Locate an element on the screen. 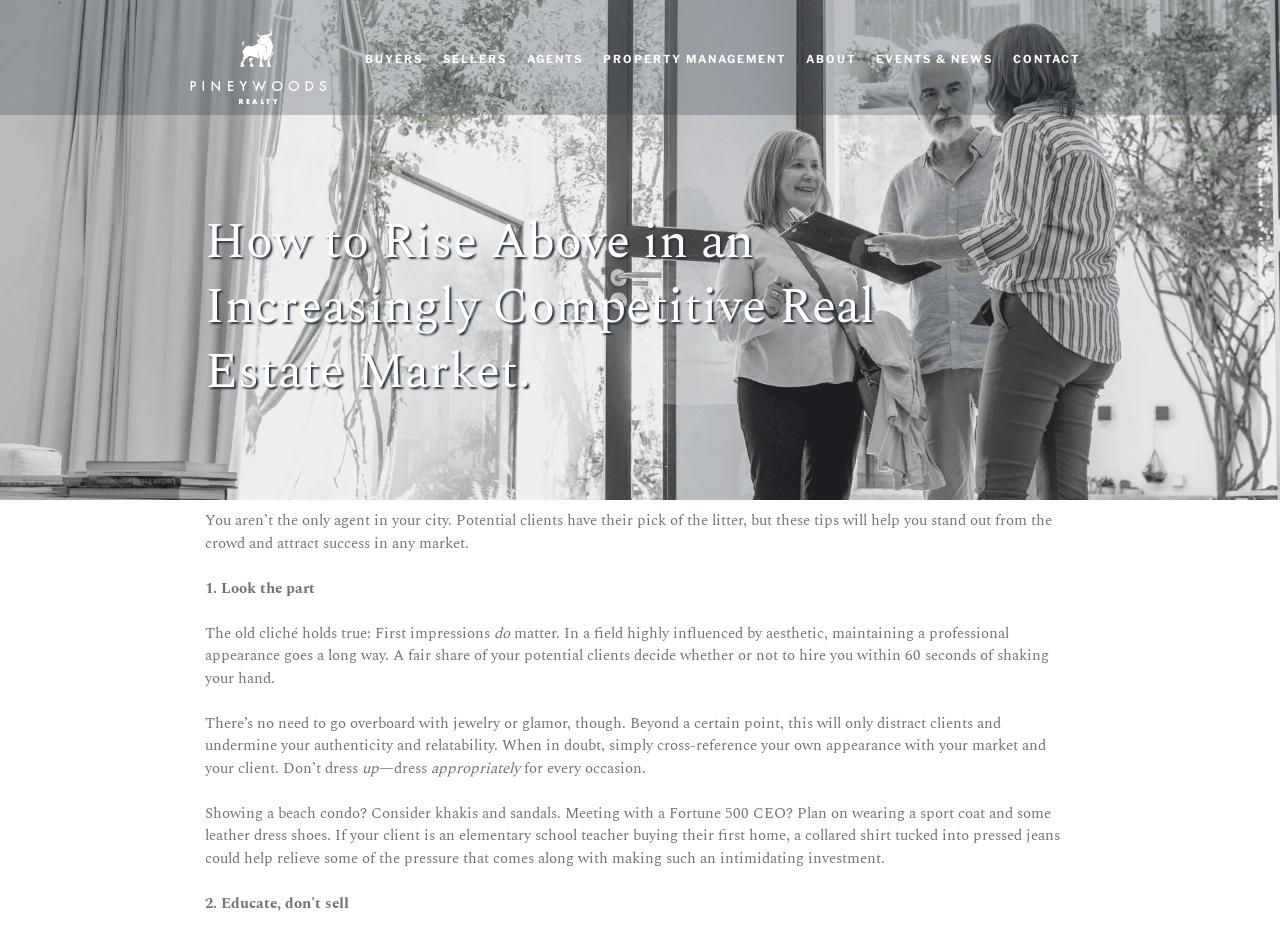 This screenshot has height=940, width=1280. '2. Educate, don’t sell' is located at coordinates (205, 901).